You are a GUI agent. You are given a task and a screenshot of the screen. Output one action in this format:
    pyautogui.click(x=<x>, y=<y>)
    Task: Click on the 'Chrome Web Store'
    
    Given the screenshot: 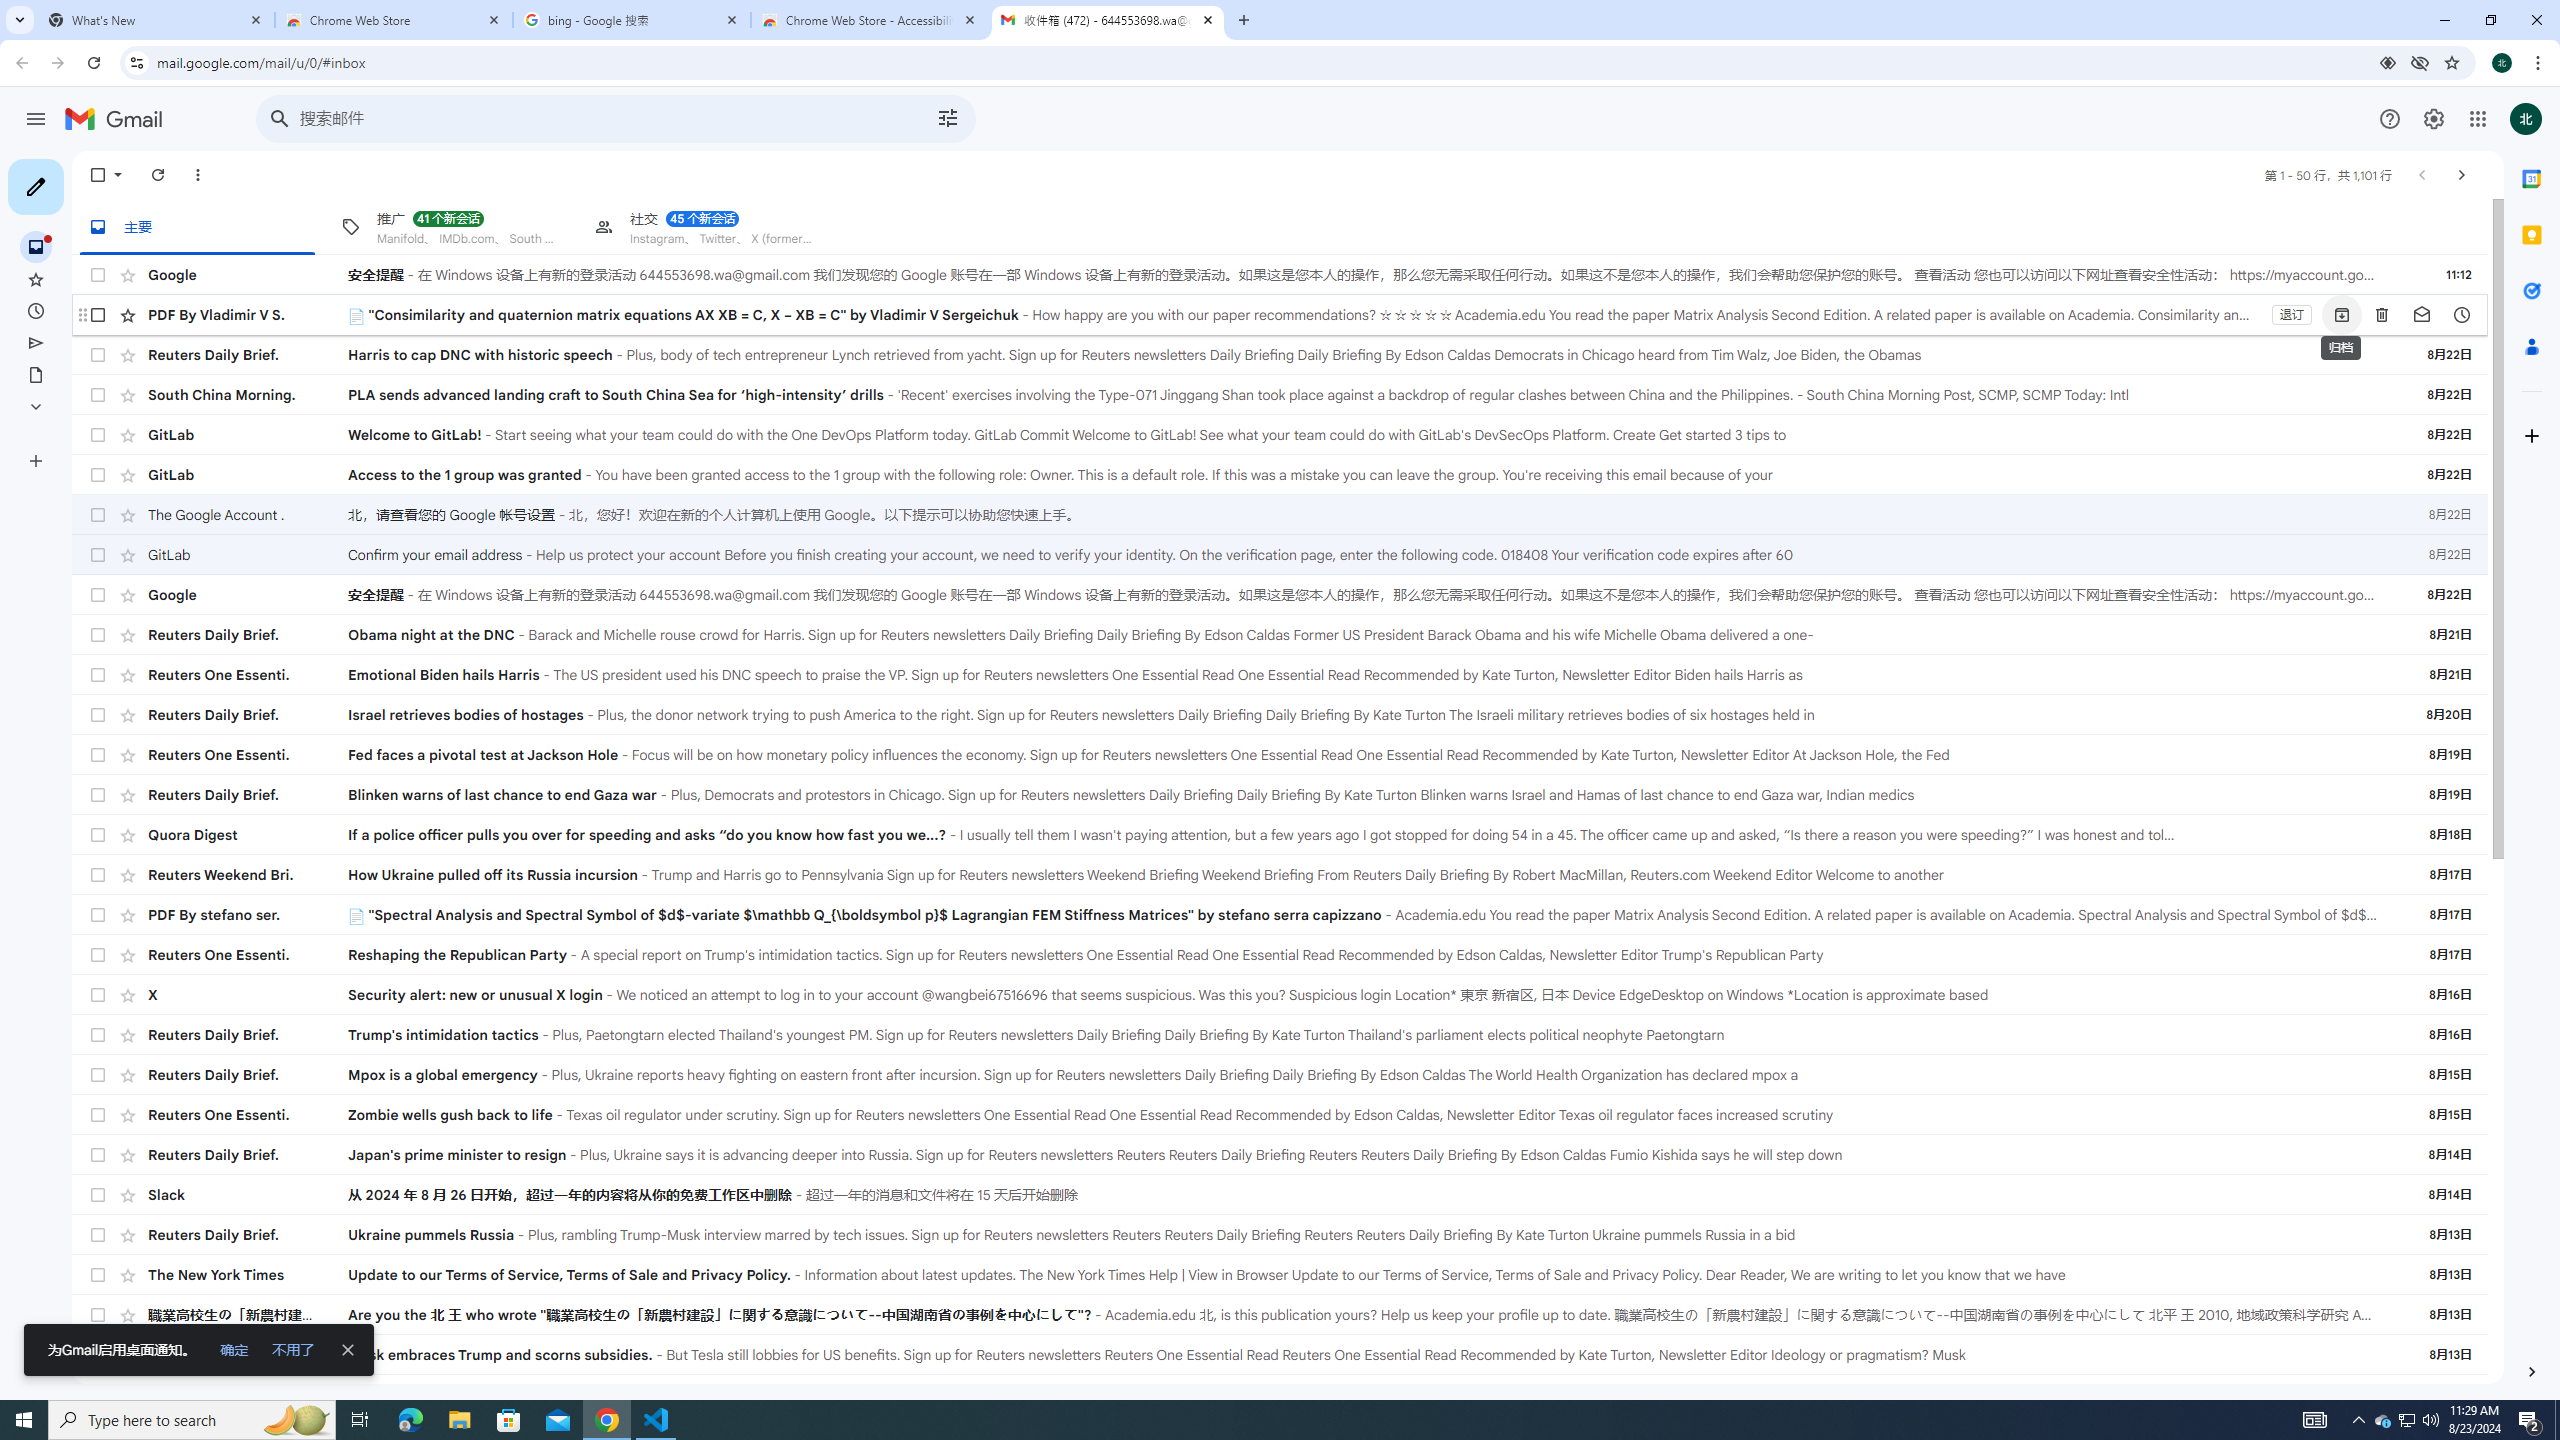 What is the action you would take?
    pyautogui.click(x=394, y=19)
    